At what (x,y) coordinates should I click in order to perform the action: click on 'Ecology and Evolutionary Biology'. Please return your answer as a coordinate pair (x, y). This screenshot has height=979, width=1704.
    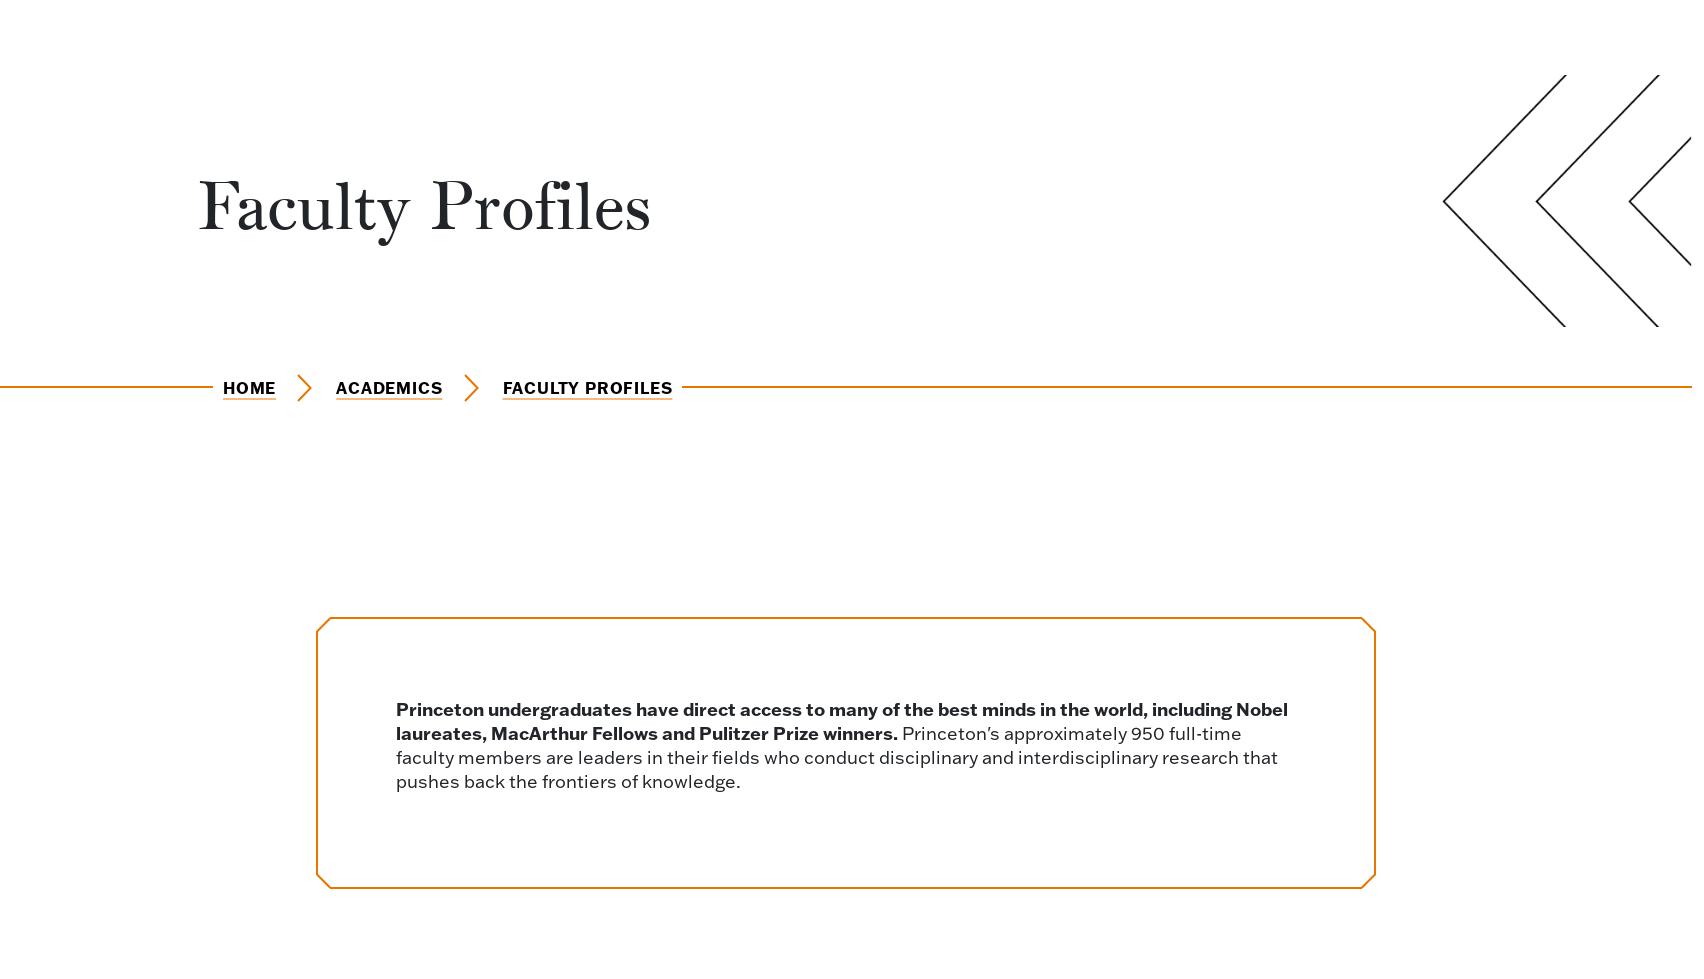
    Looking at the image, I should click on (339, 775).